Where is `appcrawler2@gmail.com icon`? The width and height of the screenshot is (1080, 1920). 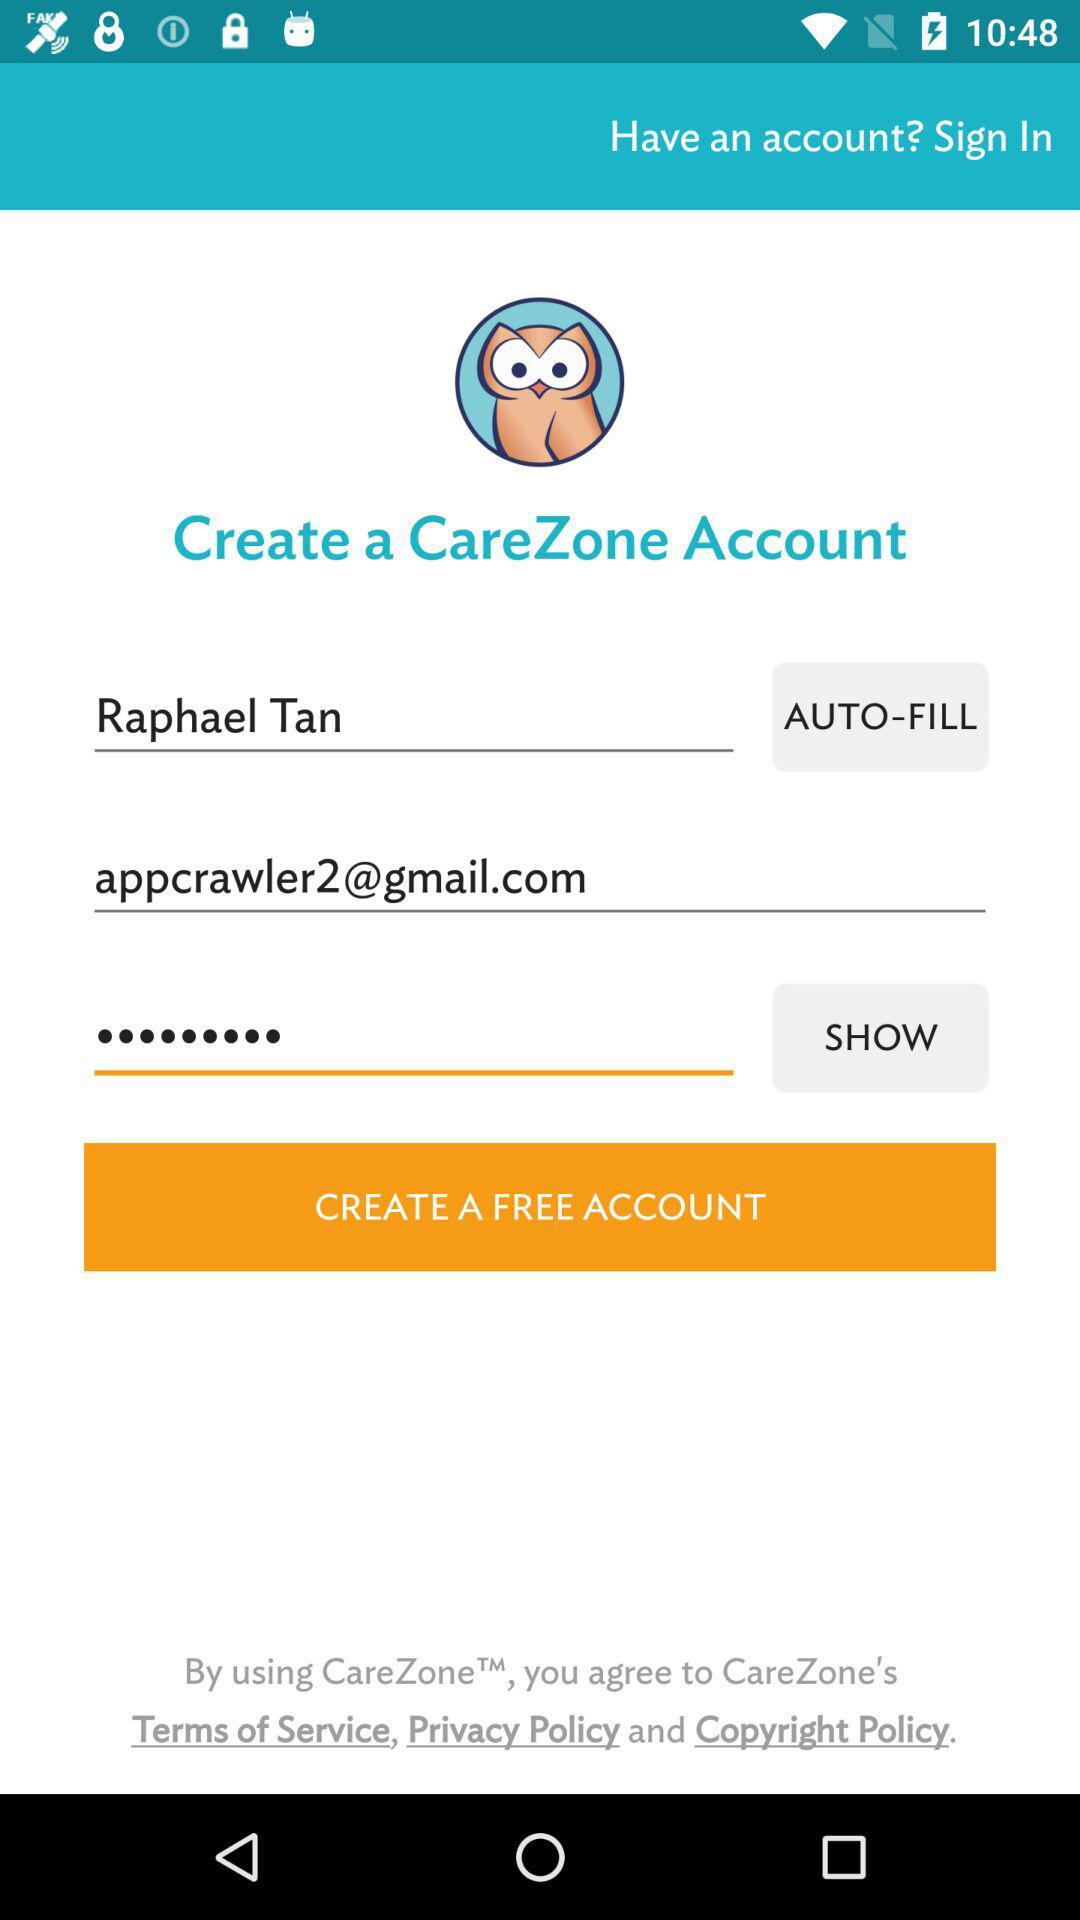
appcrawler2@gmail.com icon is located at coordinates (540, 877).